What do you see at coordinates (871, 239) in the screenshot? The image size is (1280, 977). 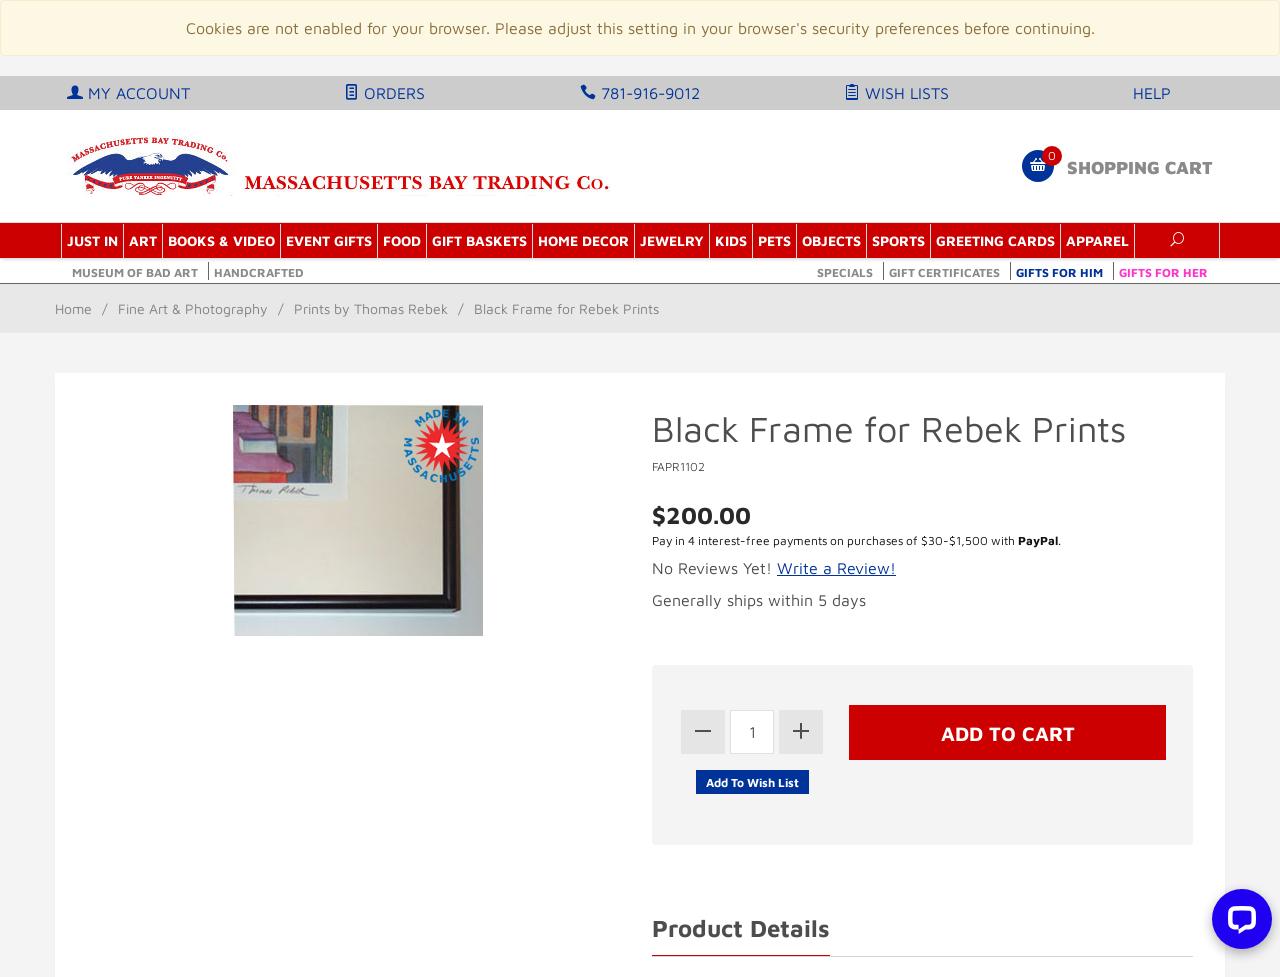 I see `'Sports'` at bounding box center [871, 239].